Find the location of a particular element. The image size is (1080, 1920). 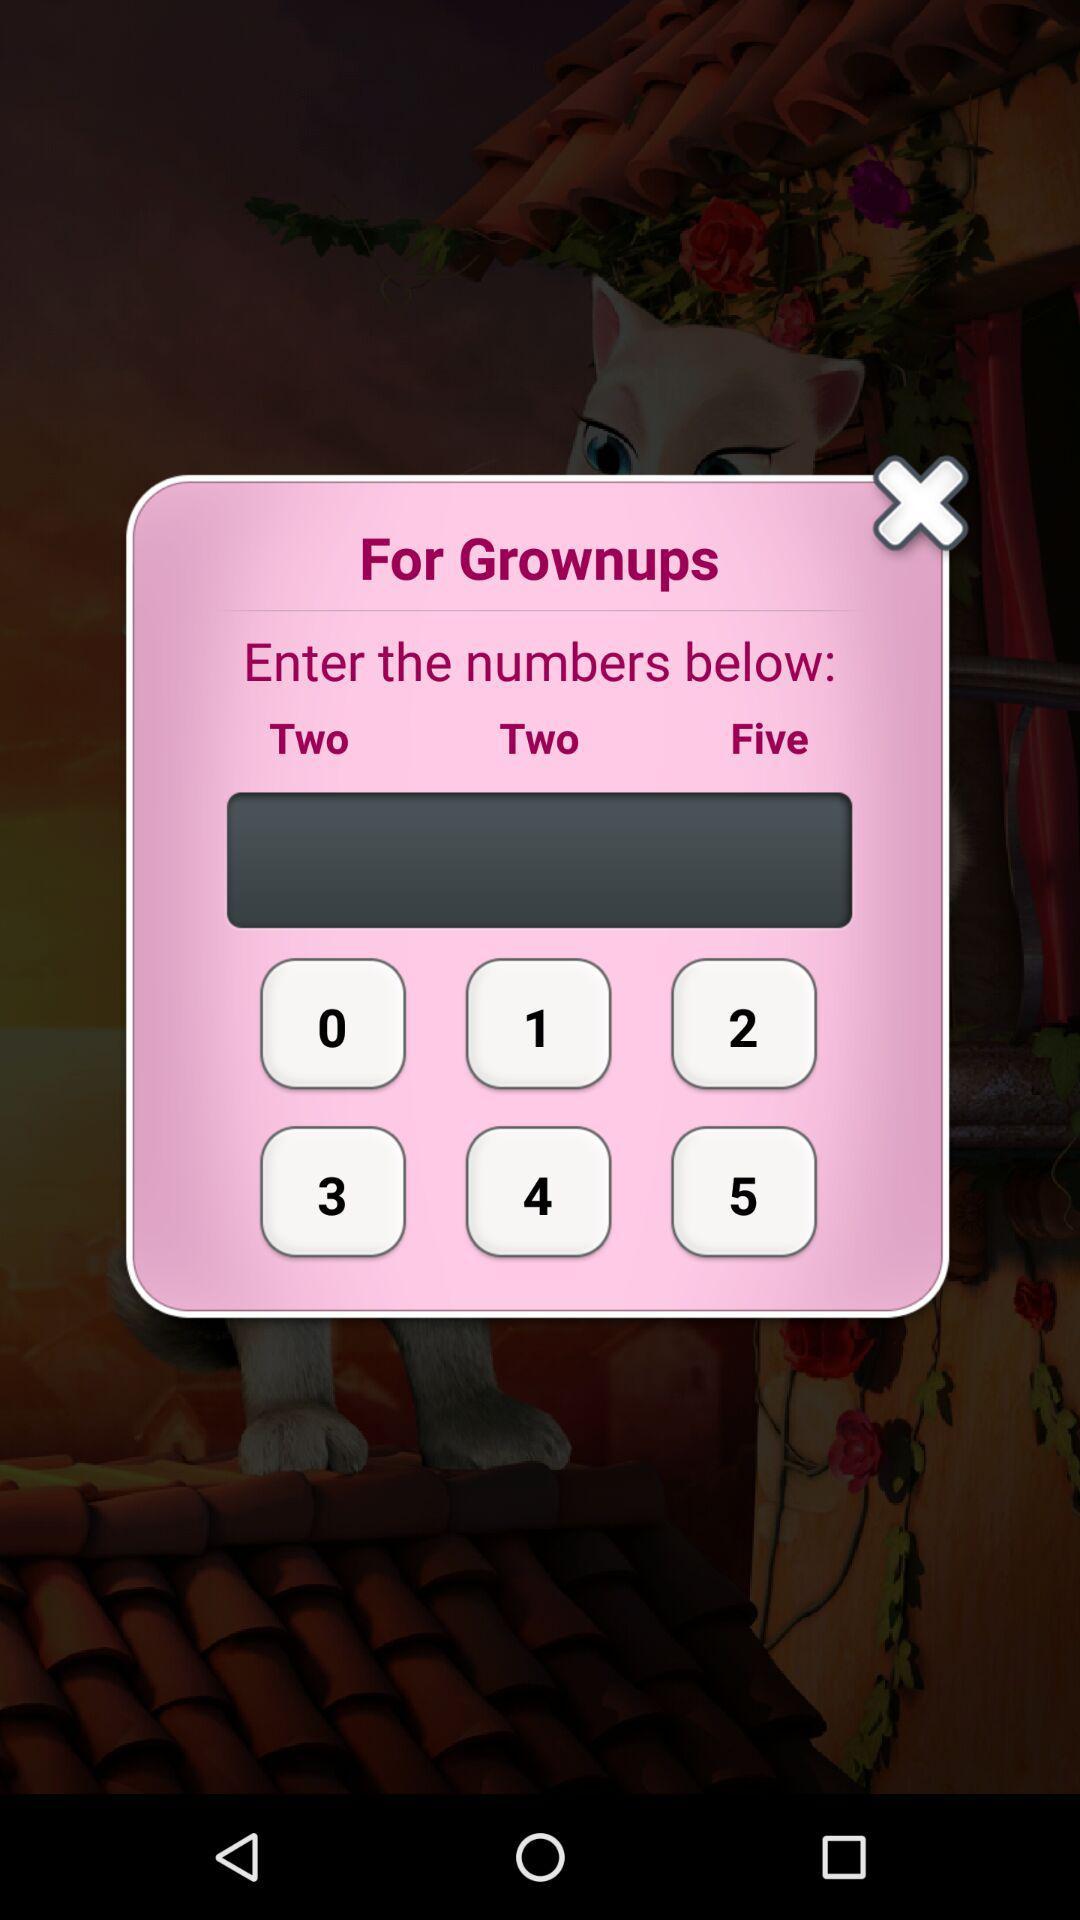

button below the 1 item is located at coordinates (538, 1191).